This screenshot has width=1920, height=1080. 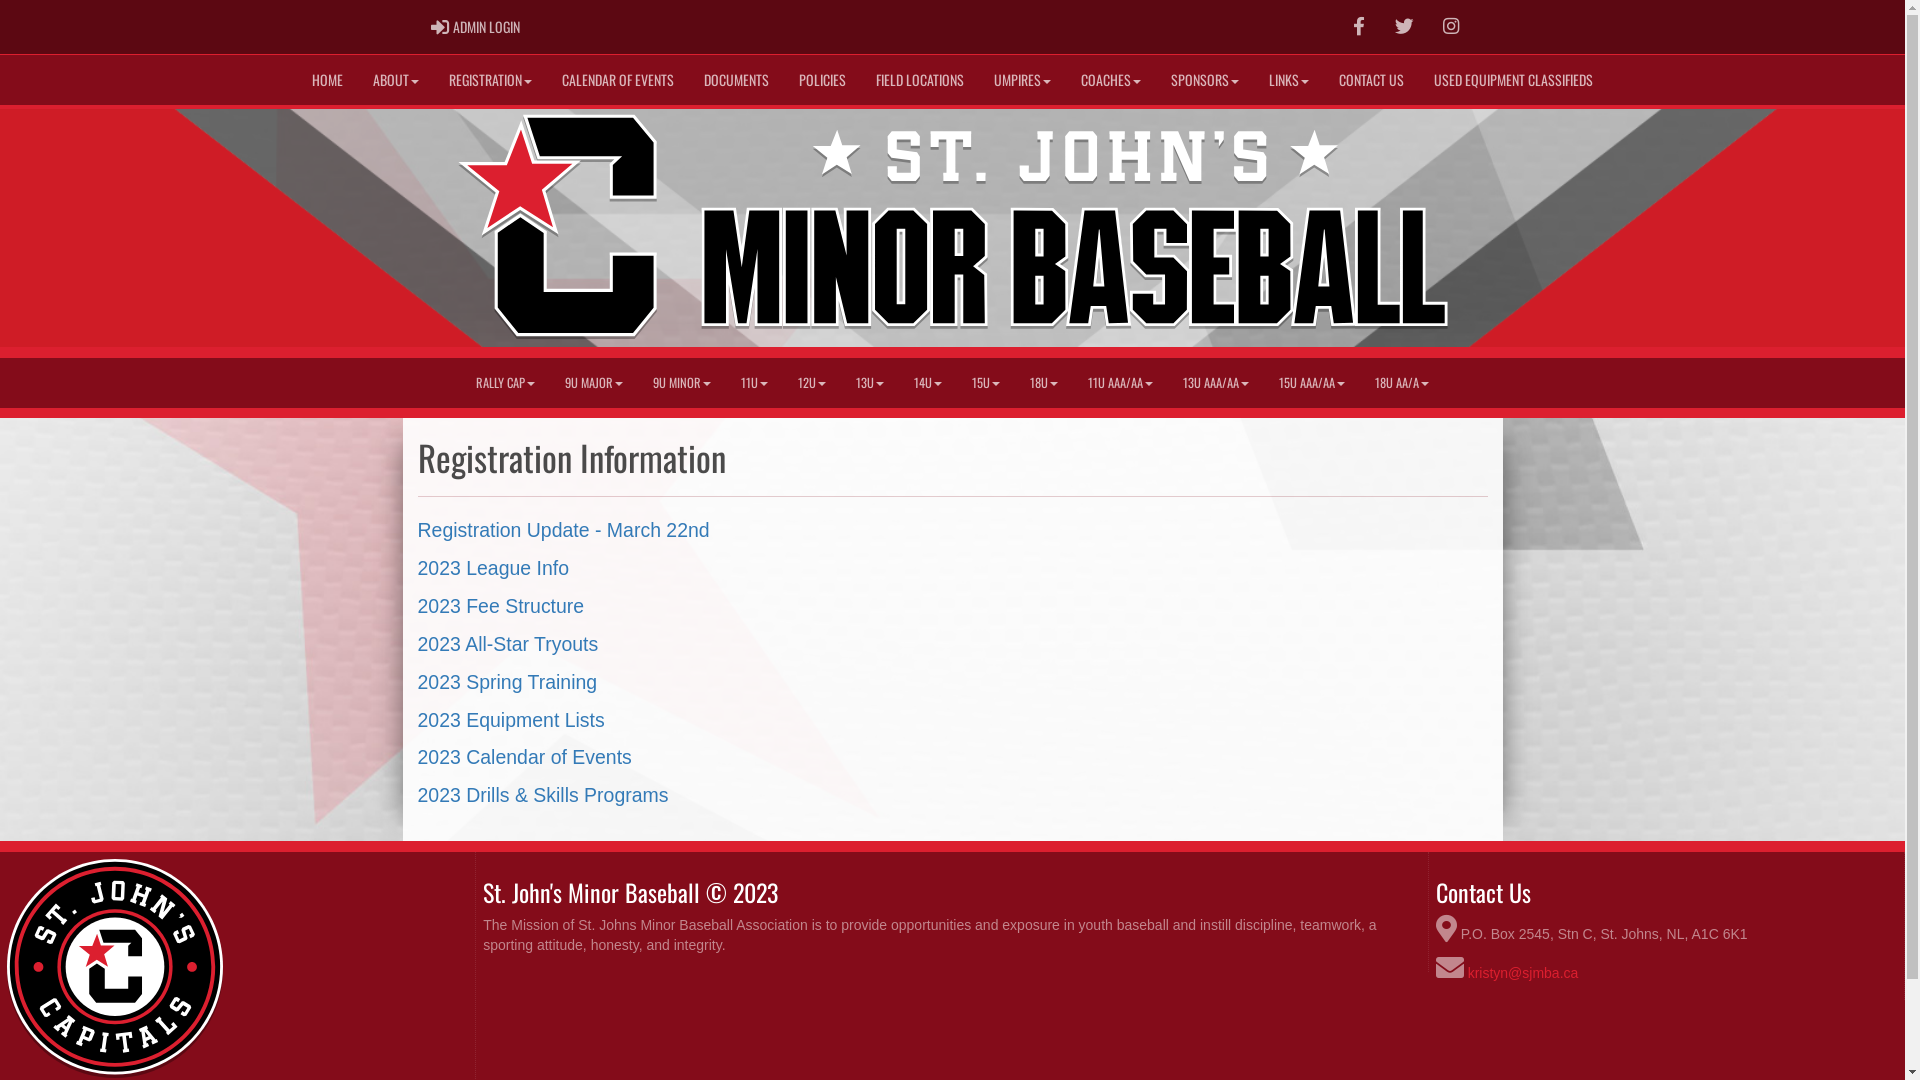 I want to click on '12U', so click(x=811, y=382).